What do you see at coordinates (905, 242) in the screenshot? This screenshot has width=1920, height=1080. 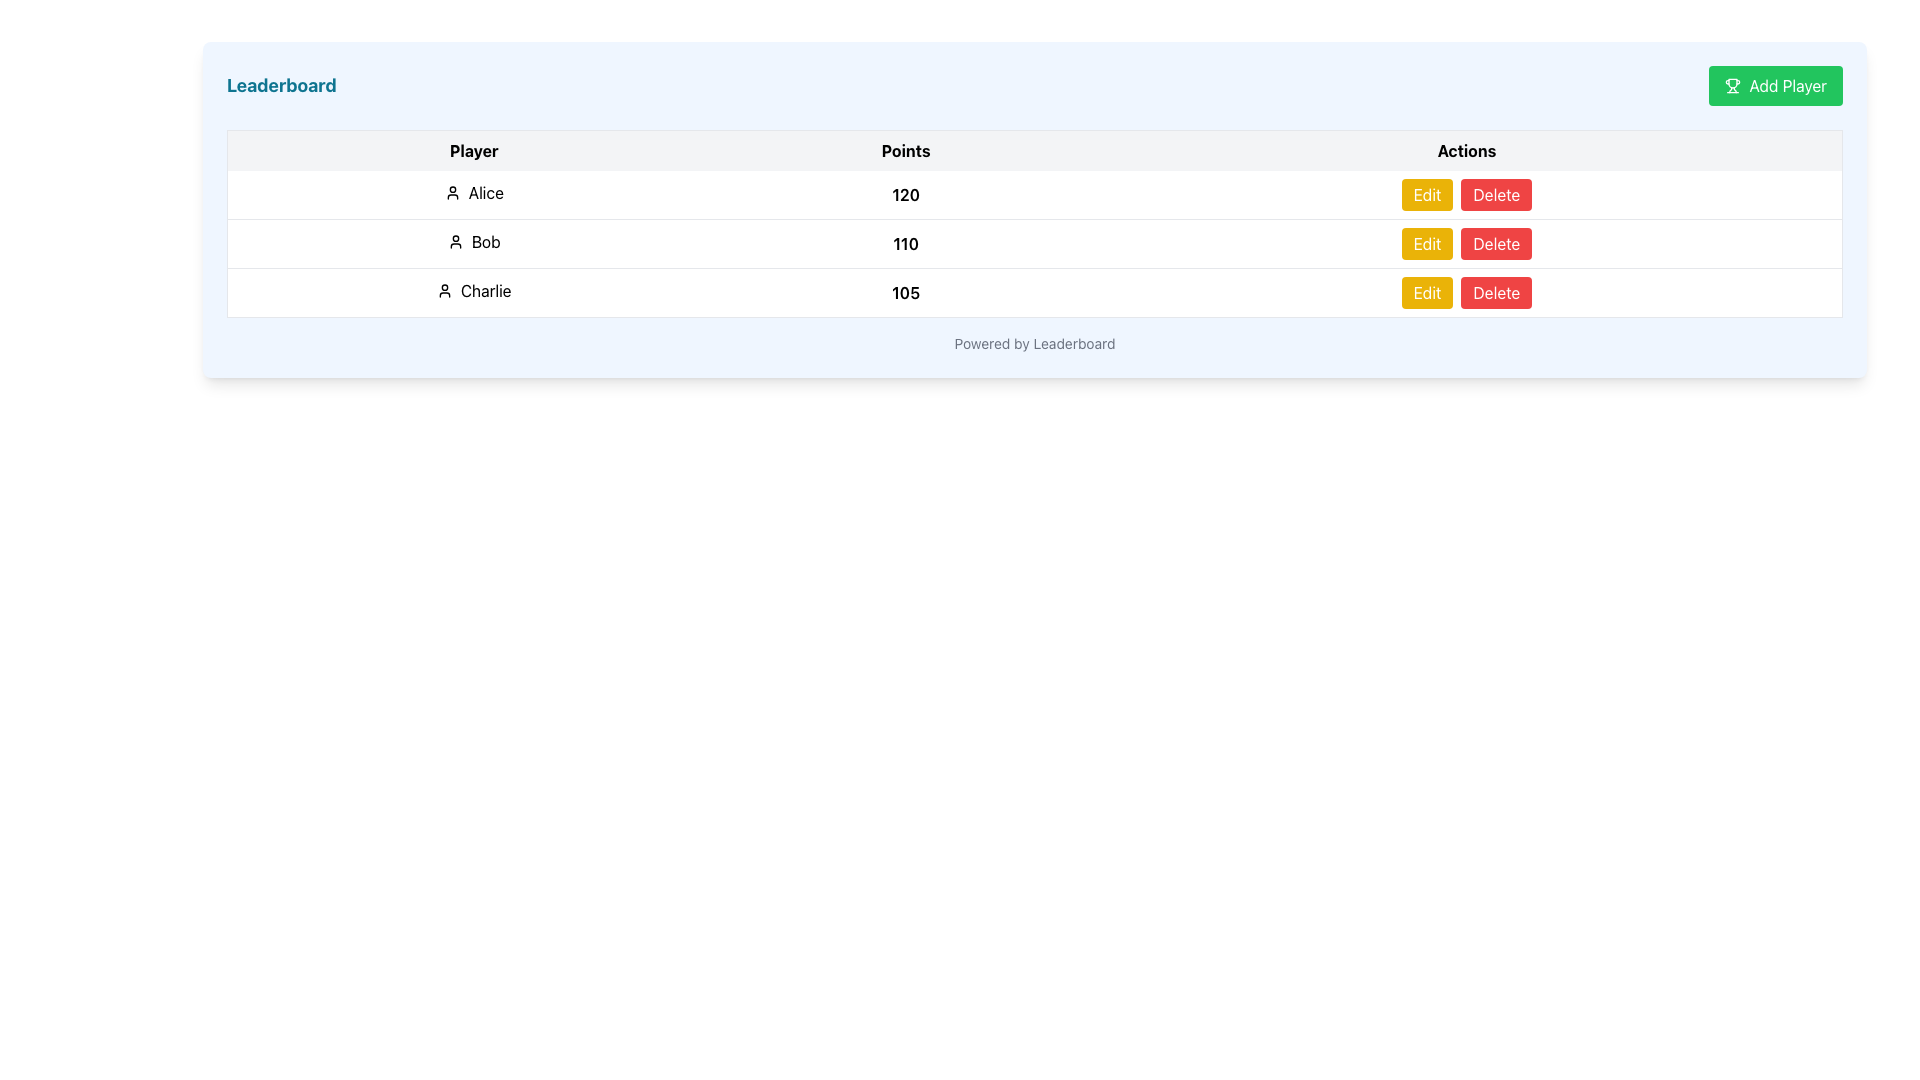 I see `text element displaying the number '110', which is the second entry under the 'Points' column in the leaderboard table for player 'Bob'` at bounding box center [905, 242].